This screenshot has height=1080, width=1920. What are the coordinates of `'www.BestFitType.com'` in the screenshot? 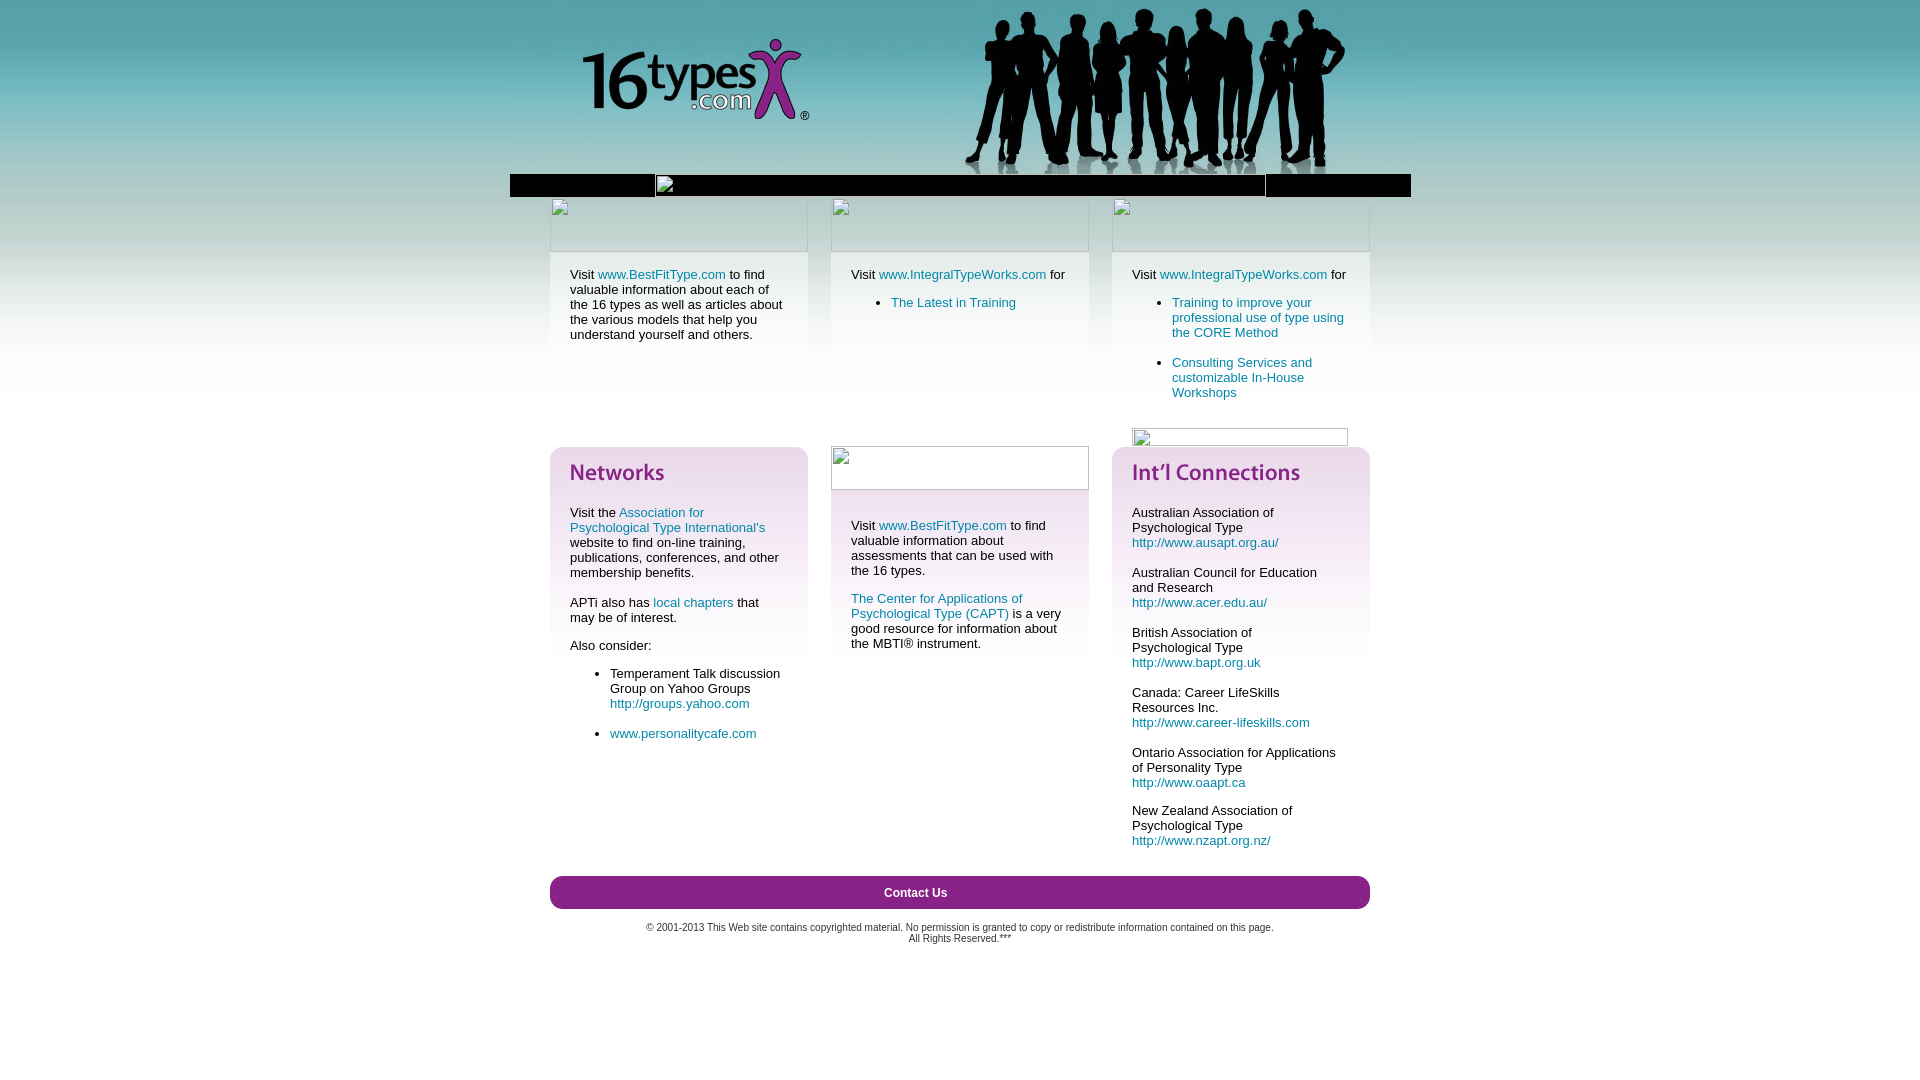 It's located at (662, 274).